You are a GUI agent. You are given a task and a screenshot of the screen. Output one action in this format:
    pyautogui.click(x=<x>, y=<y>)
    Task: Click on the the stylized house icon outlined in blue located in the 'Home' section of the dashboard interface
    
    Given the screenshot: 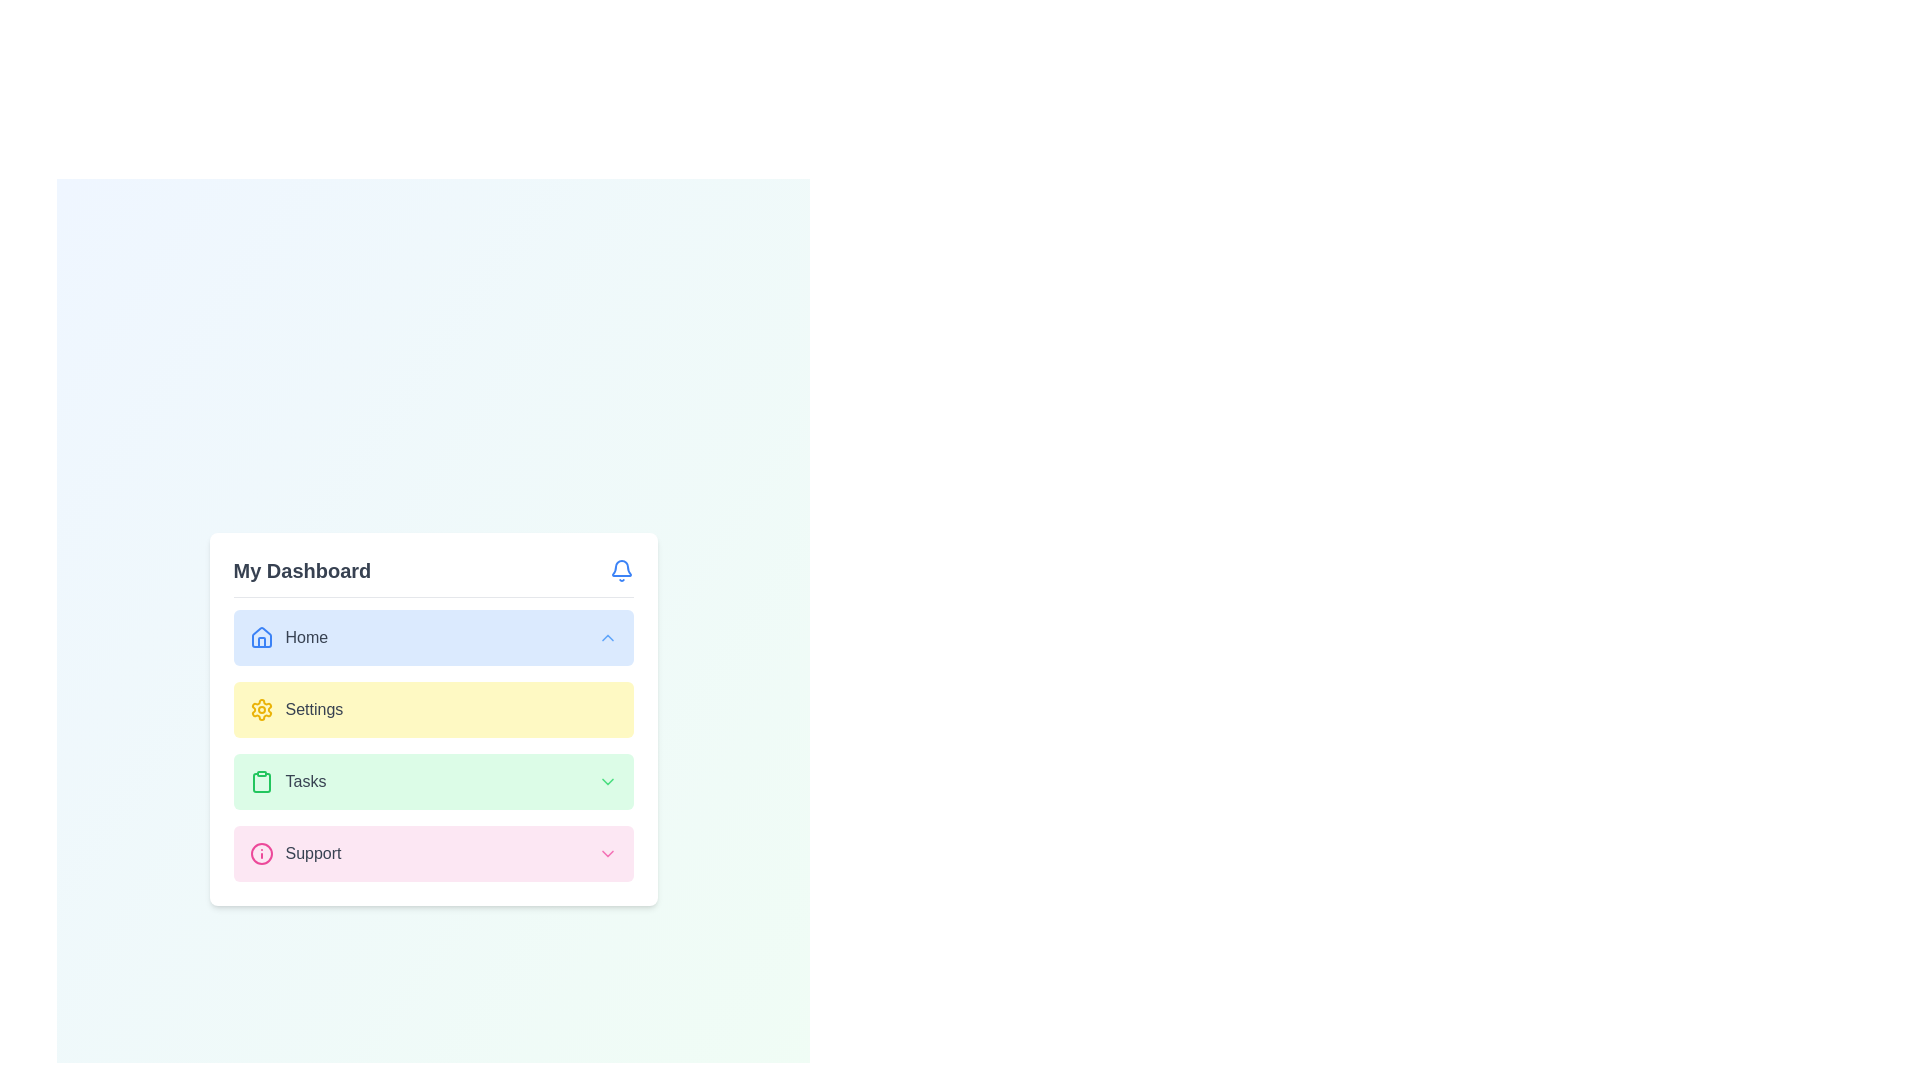 What is the action you would take?
    pyautogui.click(x=260, y=636)
    